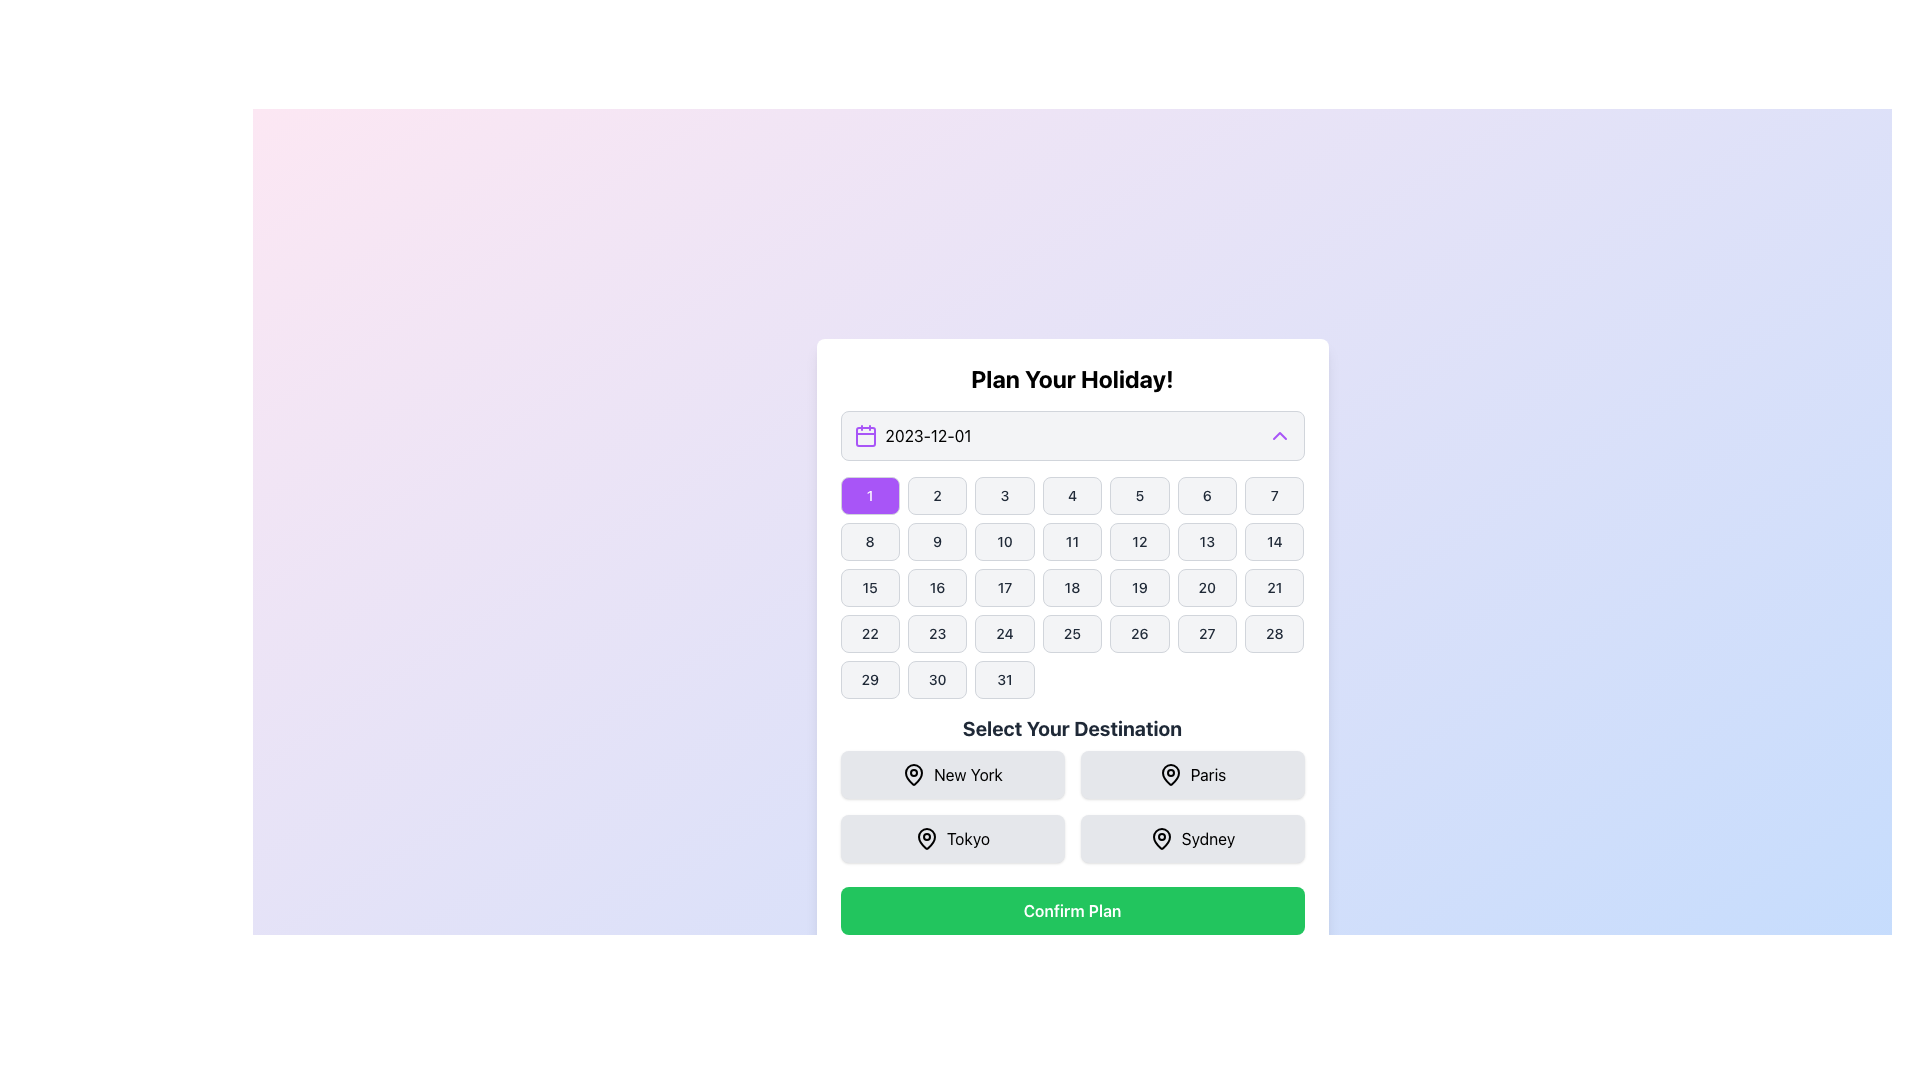 Image resolution: width=1920 pixels, height=1080 pixels. Describe the element at coordinates (936, 678) in the screenshot. I see `the button representing the 30th day of the month in the calendar grid, located in the sixth row and second column` at that location.